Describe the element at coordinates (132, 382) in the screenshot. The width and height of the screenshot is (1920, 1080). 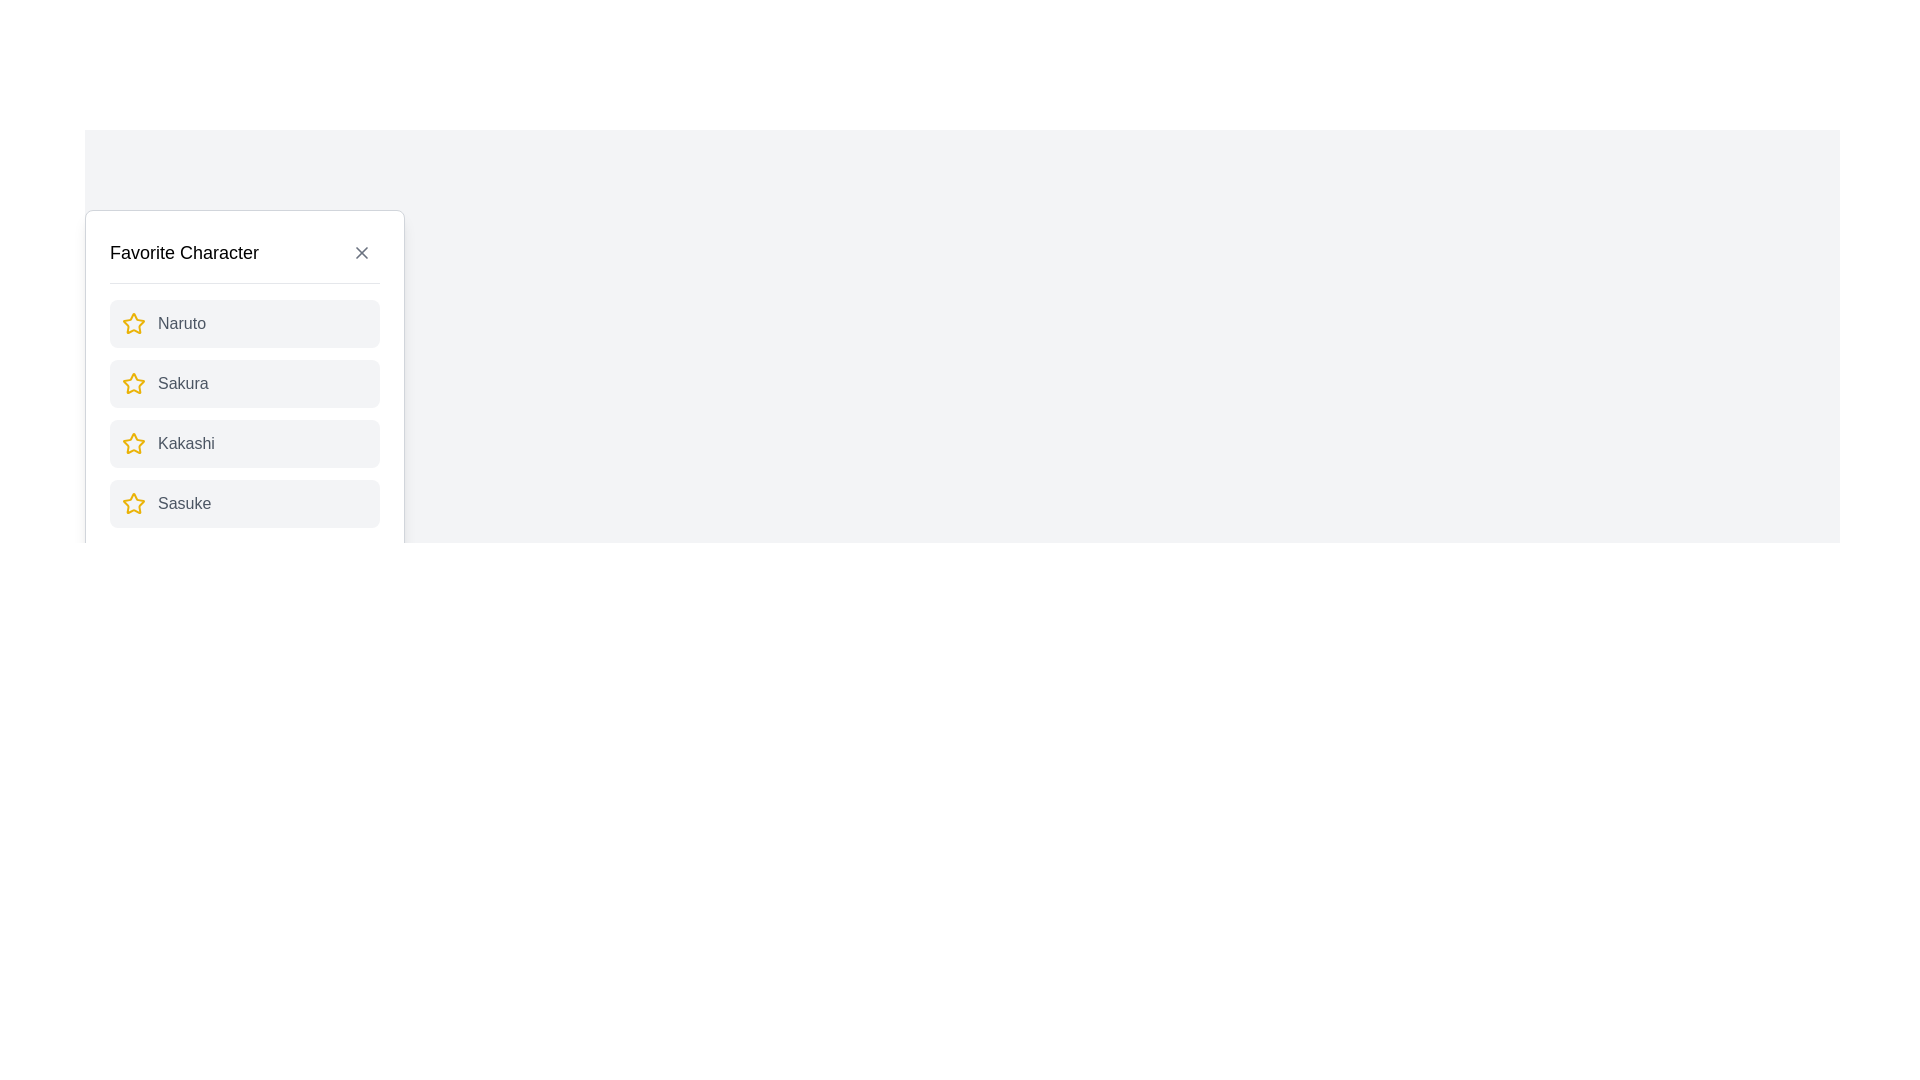
I see `the second star icon associated with the text 'Sakura'` at that location.